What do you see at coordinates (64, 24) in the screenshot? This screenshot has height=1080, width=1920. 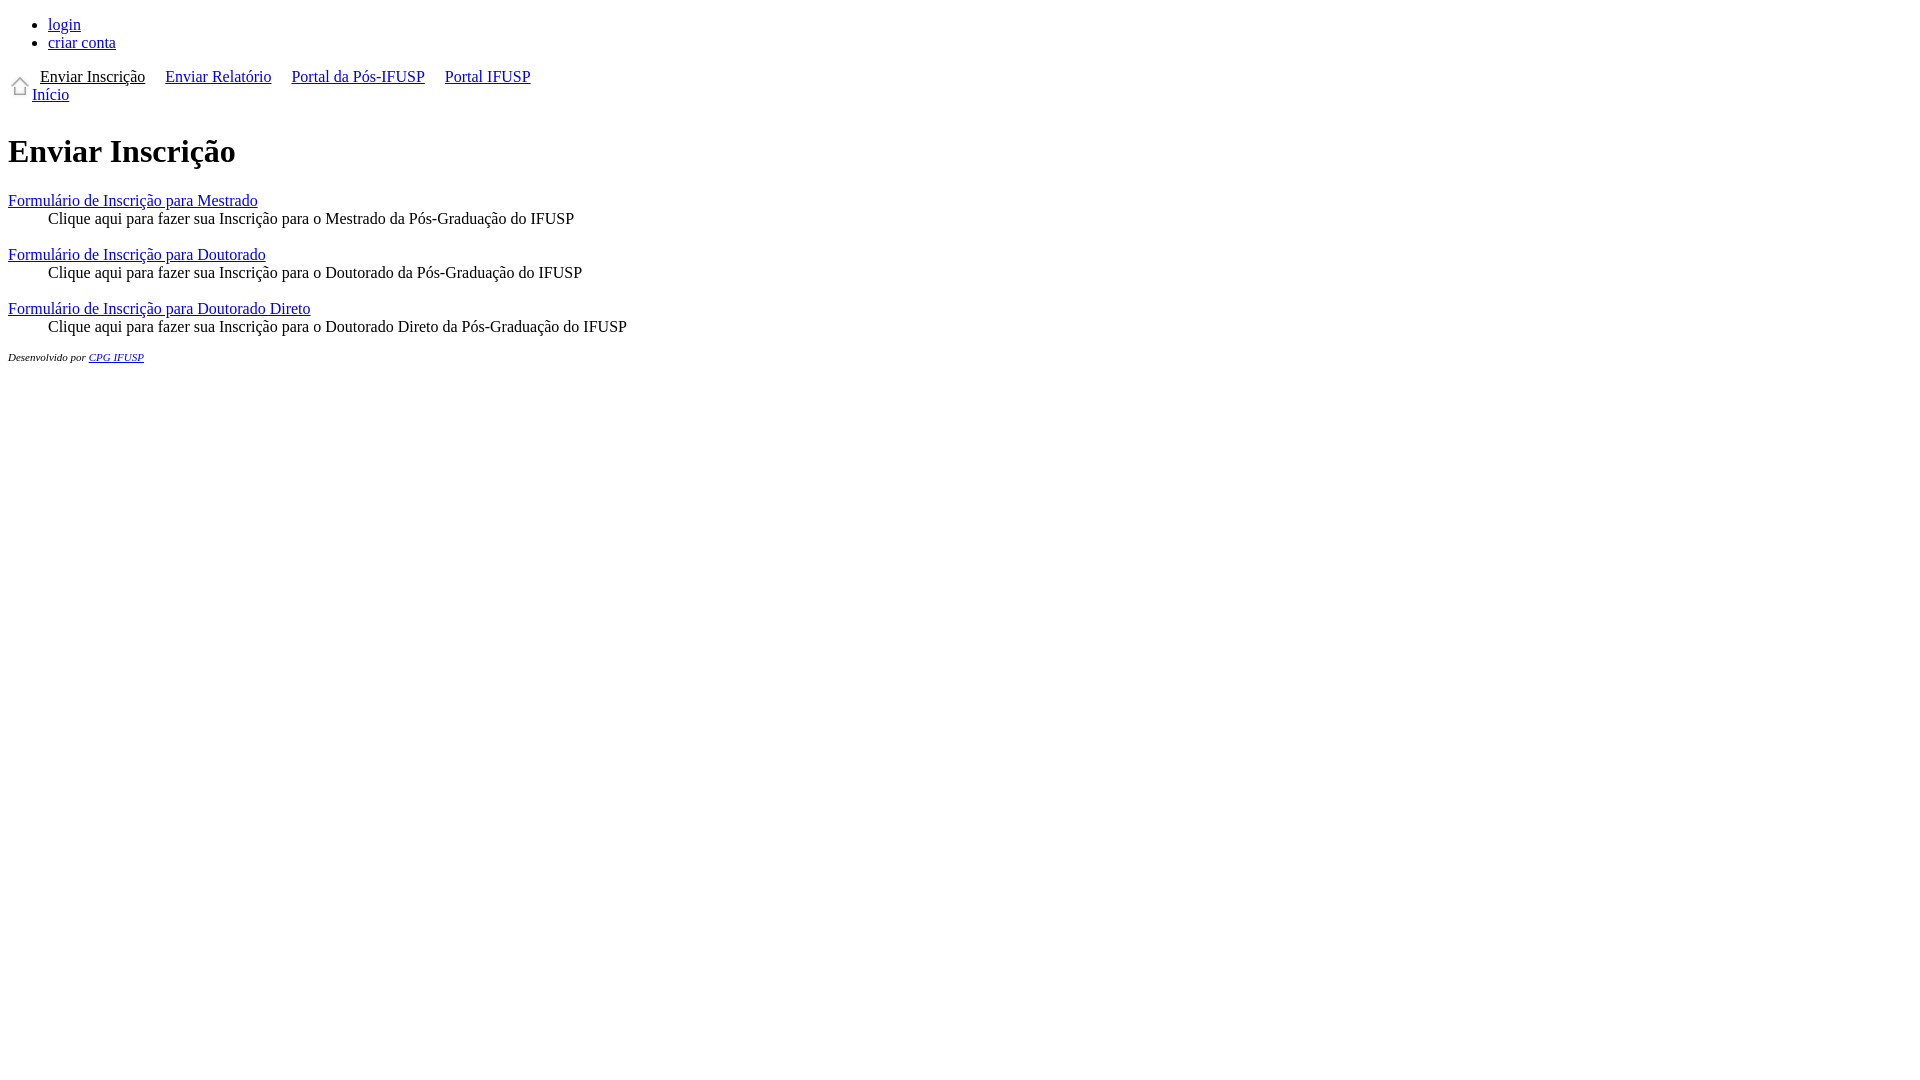 I see `'login'` at bounding box center [64, 24].